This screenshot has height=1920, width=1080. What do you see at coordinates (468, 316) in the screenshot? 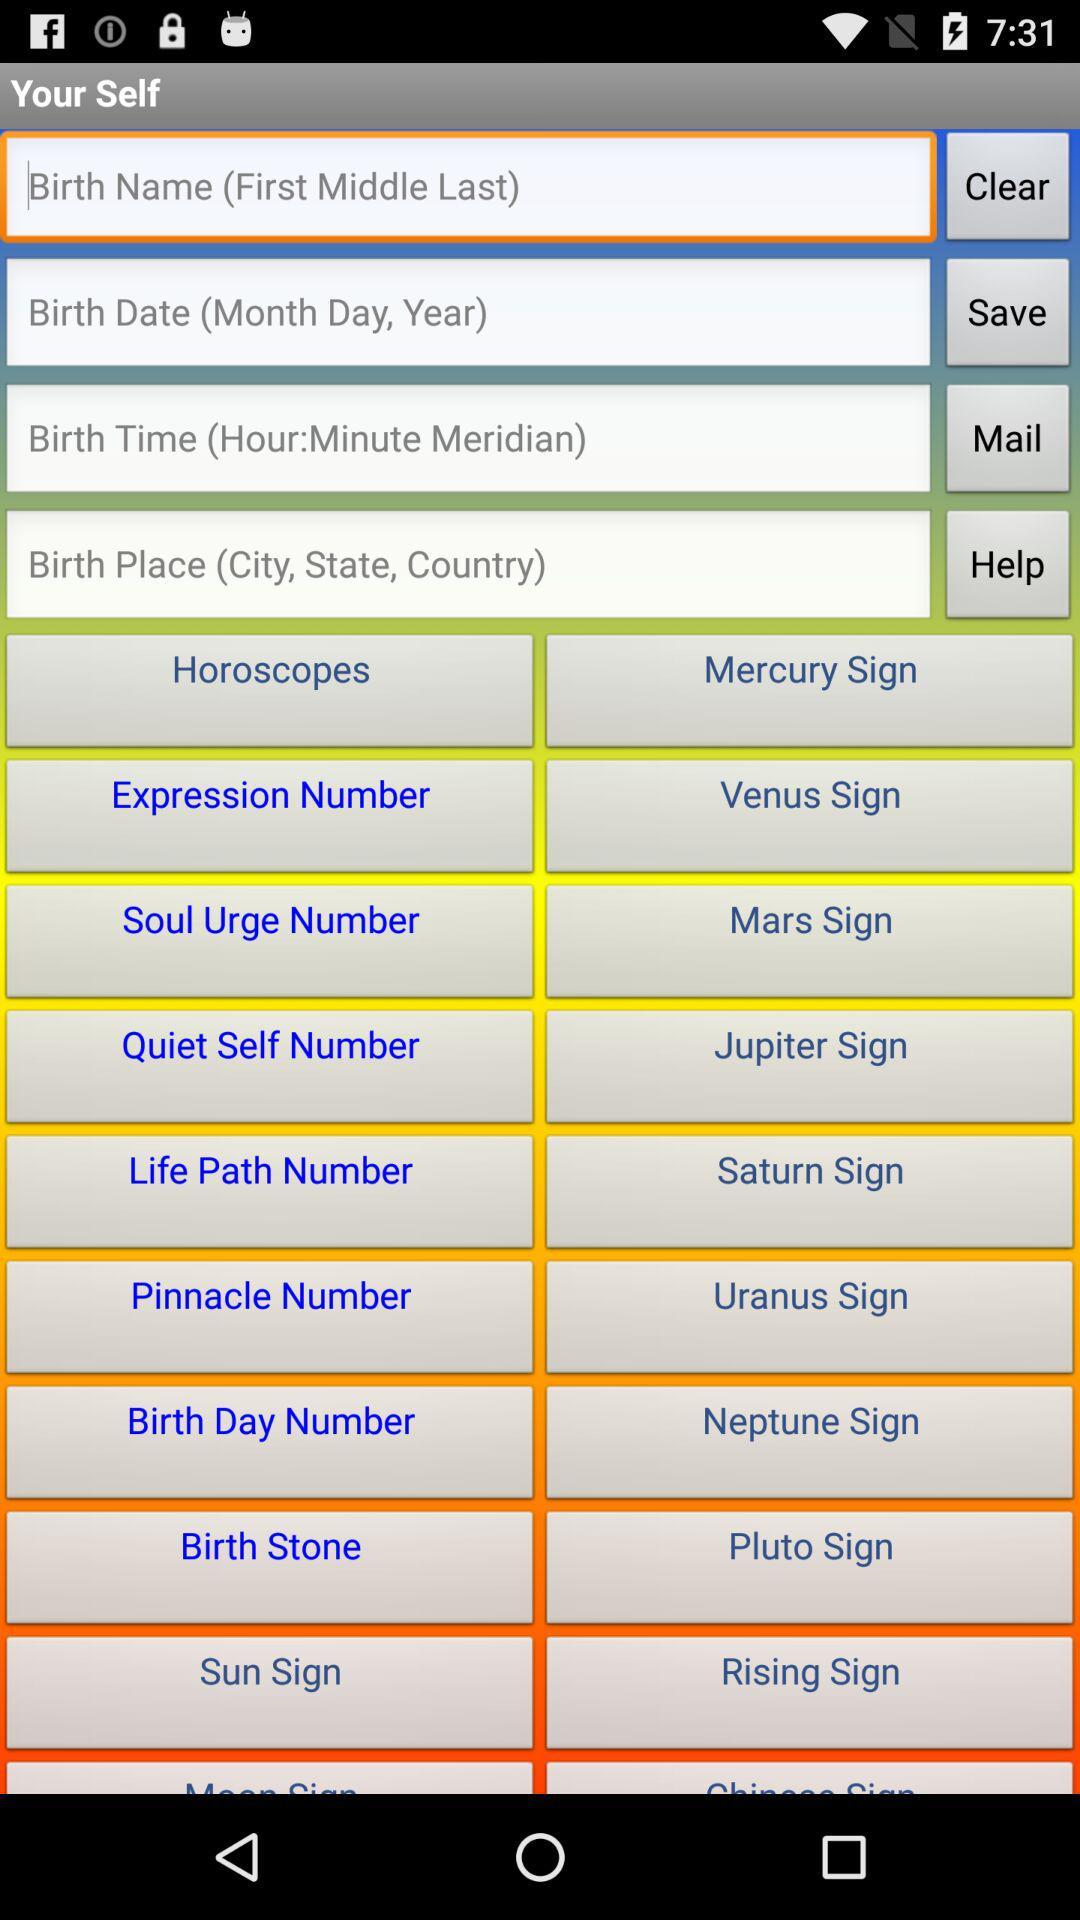
I see `type birthdate` at bounding box center [468, 316].